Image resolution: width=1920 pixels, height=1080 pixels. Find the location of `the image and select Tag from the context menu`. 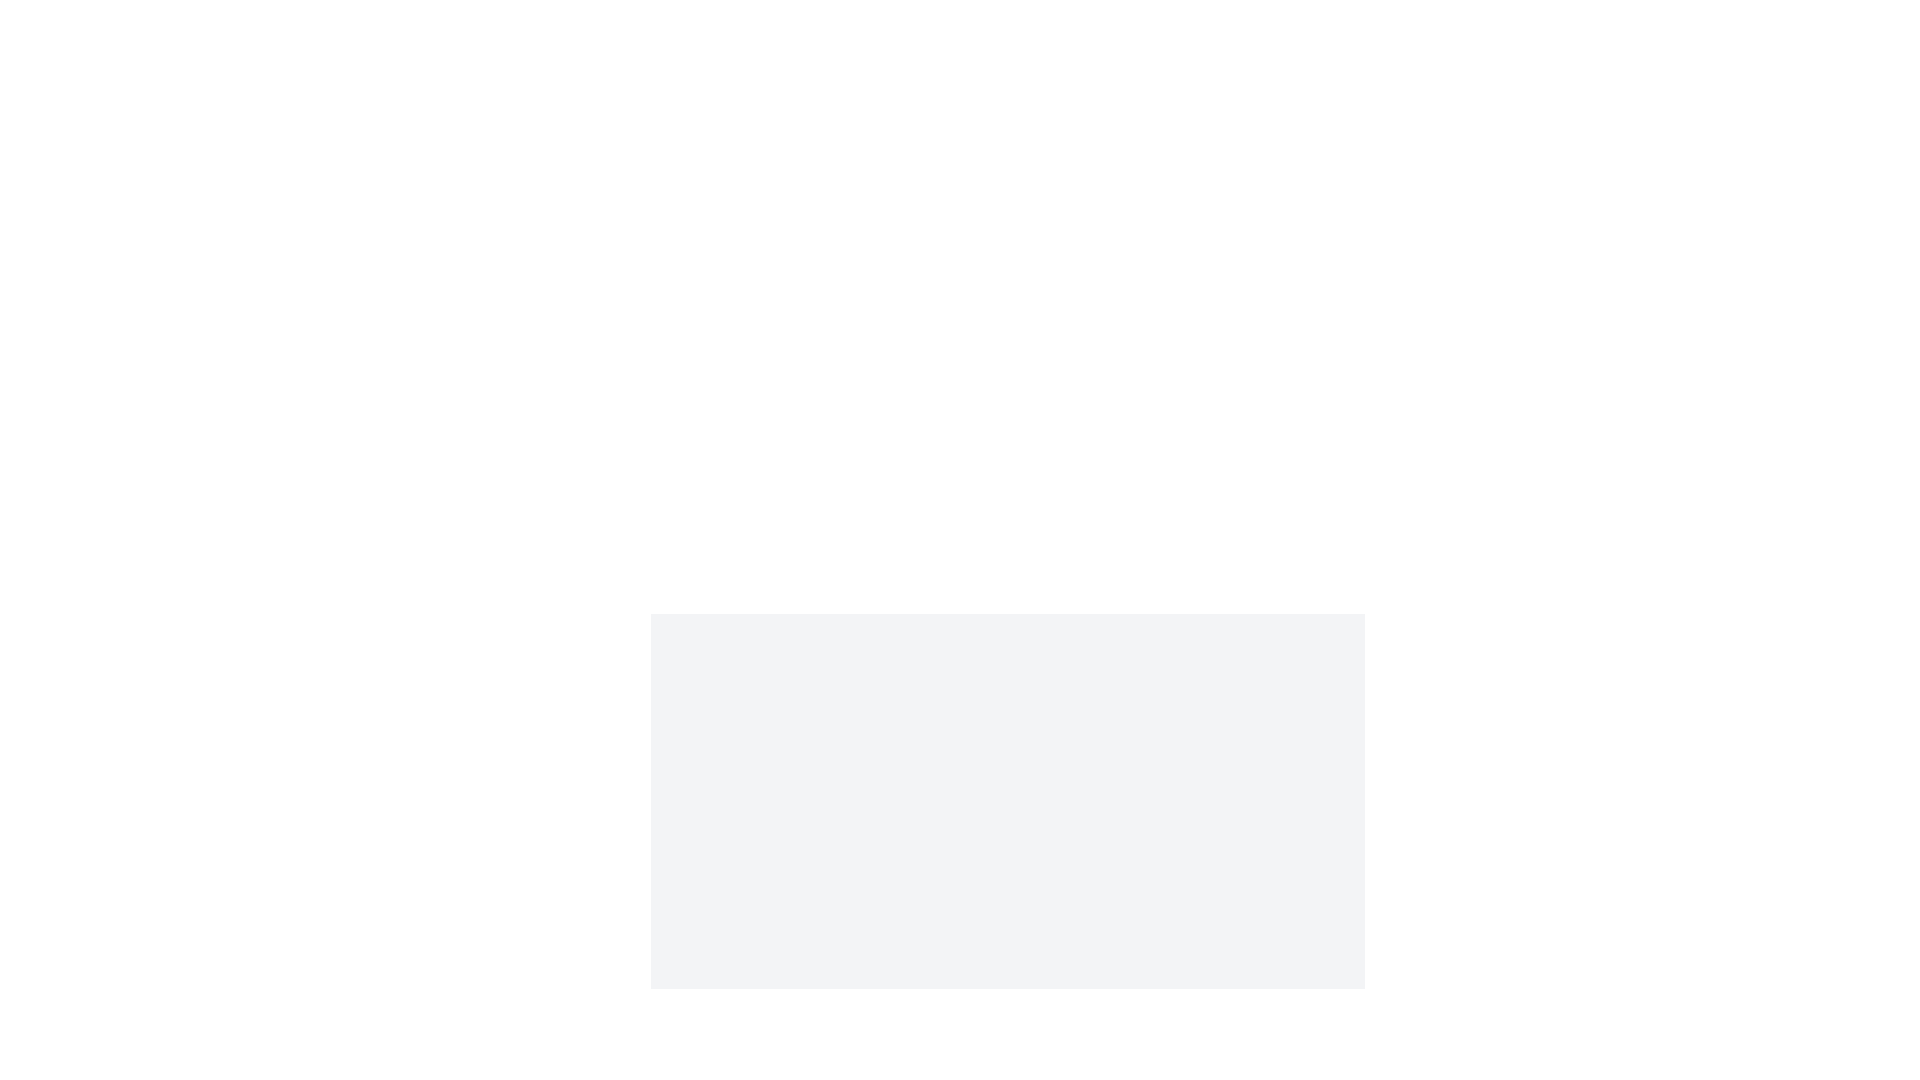

the image and select Tag from the context menu is located at coordinates (1008, 788).